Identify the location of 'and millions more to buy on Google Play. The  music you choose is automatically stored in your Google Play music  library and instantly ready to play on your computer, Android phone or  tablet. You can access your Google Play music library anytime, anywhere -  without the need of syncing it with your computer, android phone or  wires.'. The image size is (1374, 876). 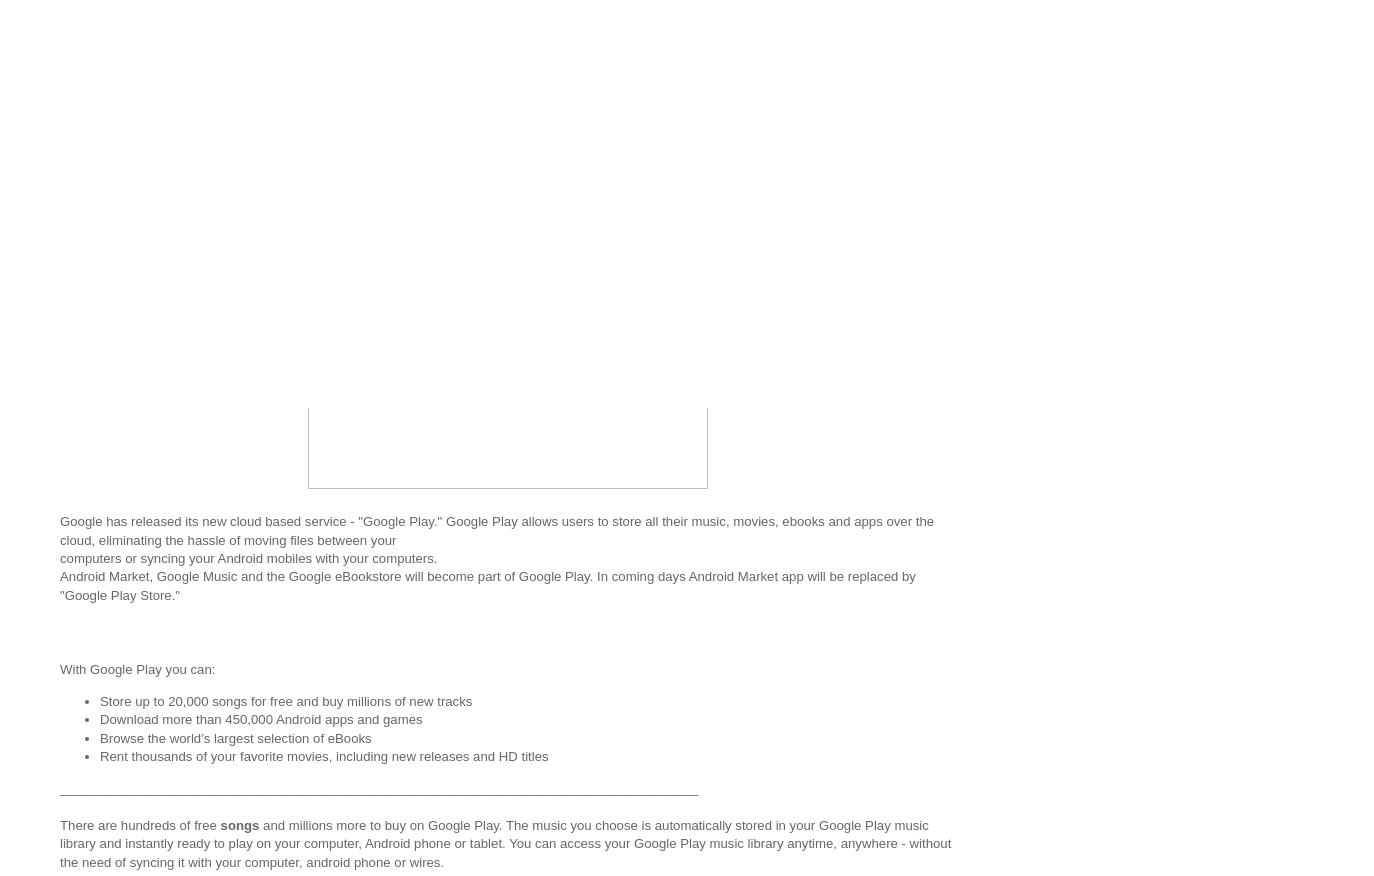
(505, 842).